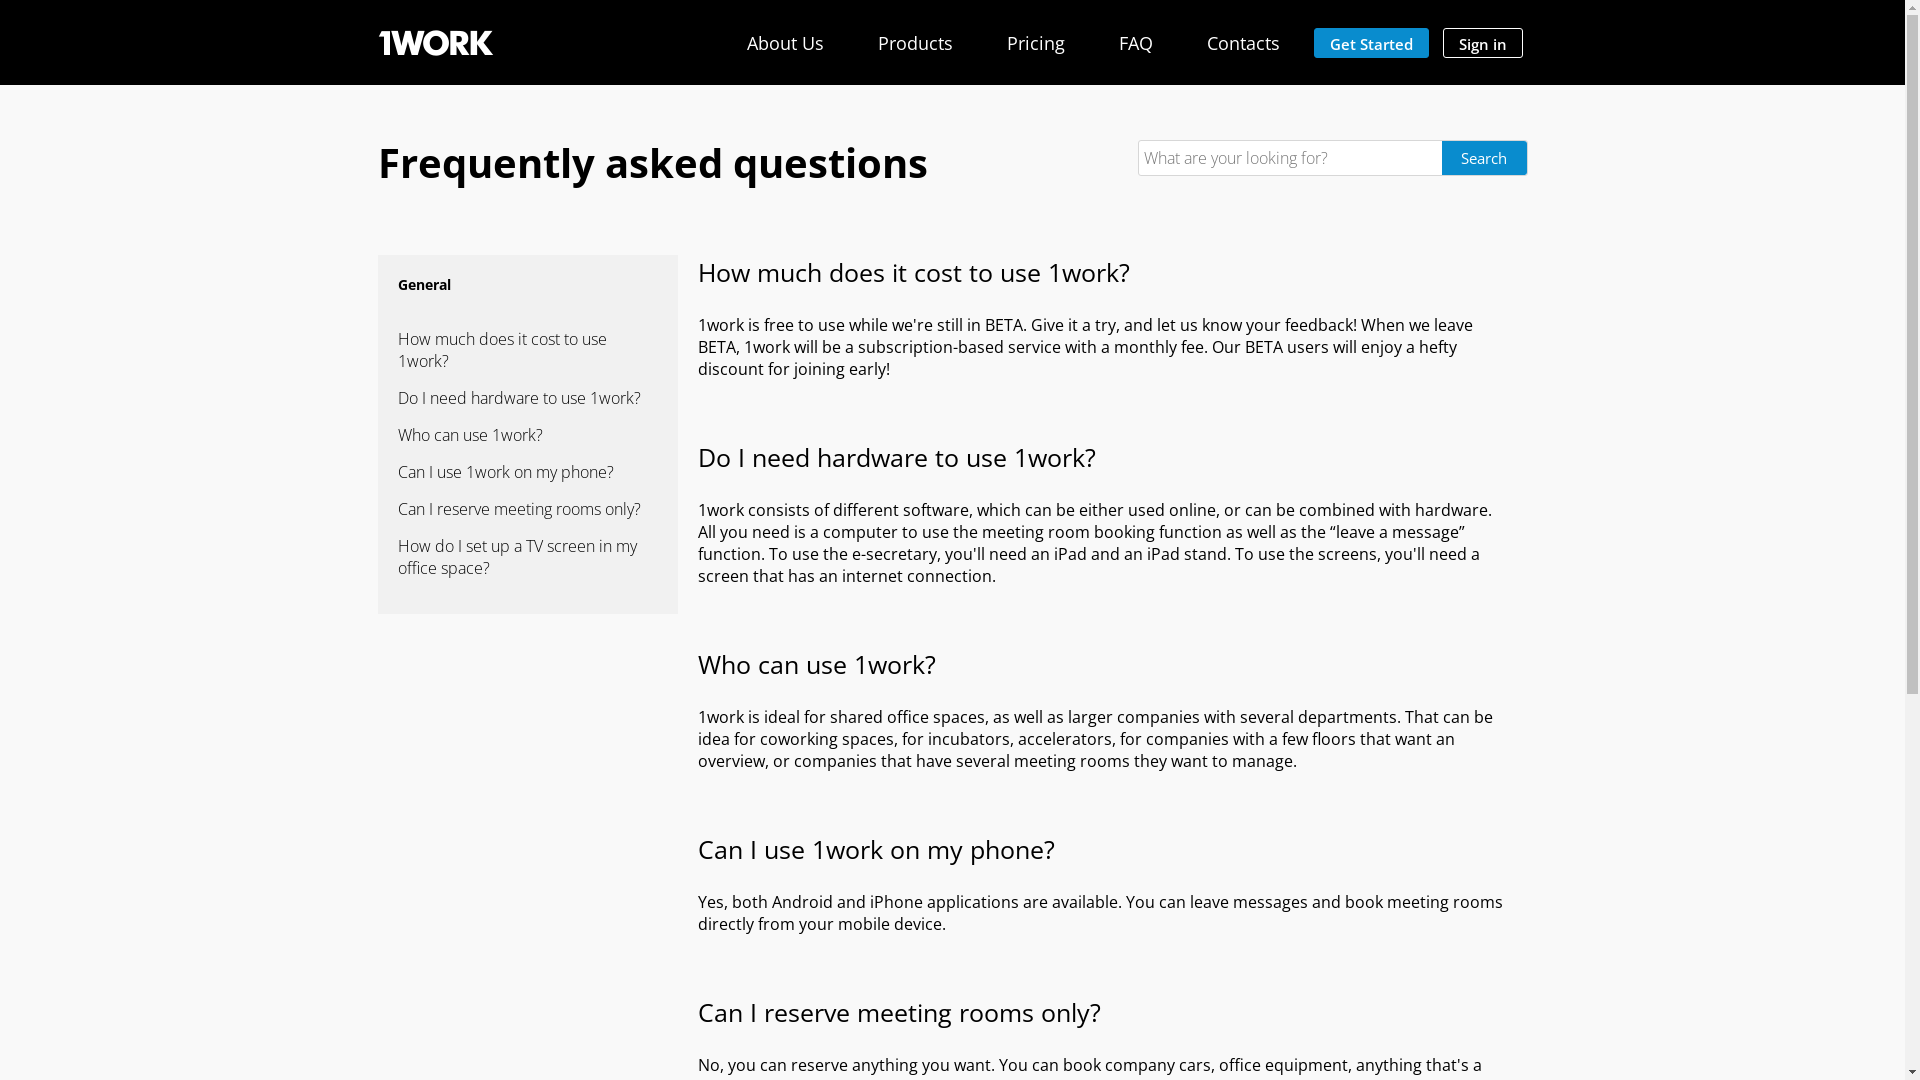  Describe the element at coordinates (528, 556) in the screenshot. I see `'How do I set up a TV screen in my office space?'` at that location.